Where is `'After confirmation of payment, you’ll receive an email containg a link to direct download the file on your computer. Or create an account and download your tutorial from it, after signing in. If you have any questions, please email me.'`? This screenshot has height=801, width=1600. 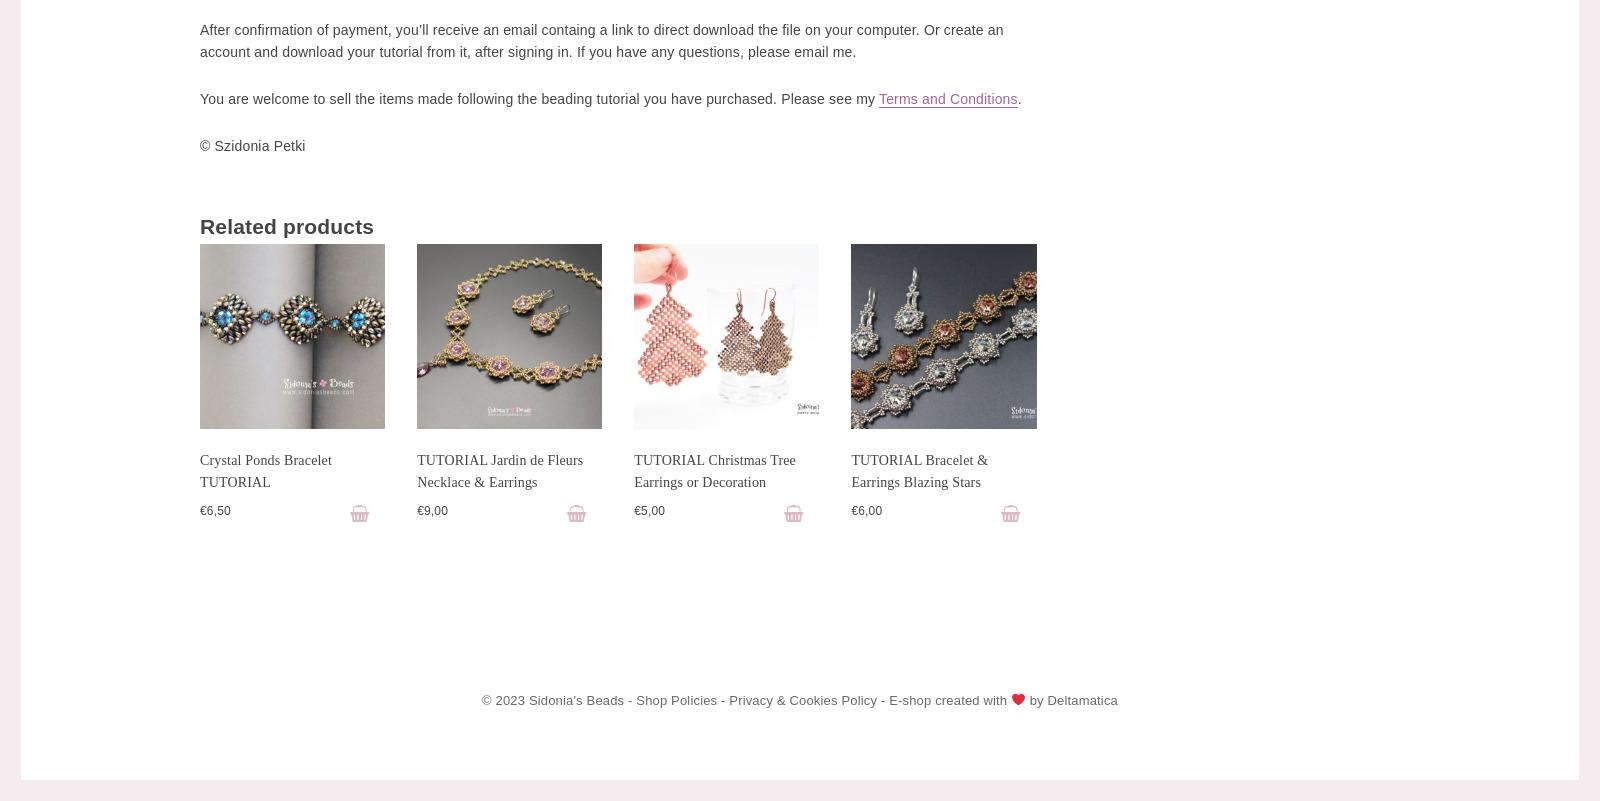
'After confirmation of payment, you’ll receive an email containg a link to direct download the file on your computer. Or create an account and download your tutorial from it, after signing in. If you have any questions, please email me.' is located at coordinates (601, 39).